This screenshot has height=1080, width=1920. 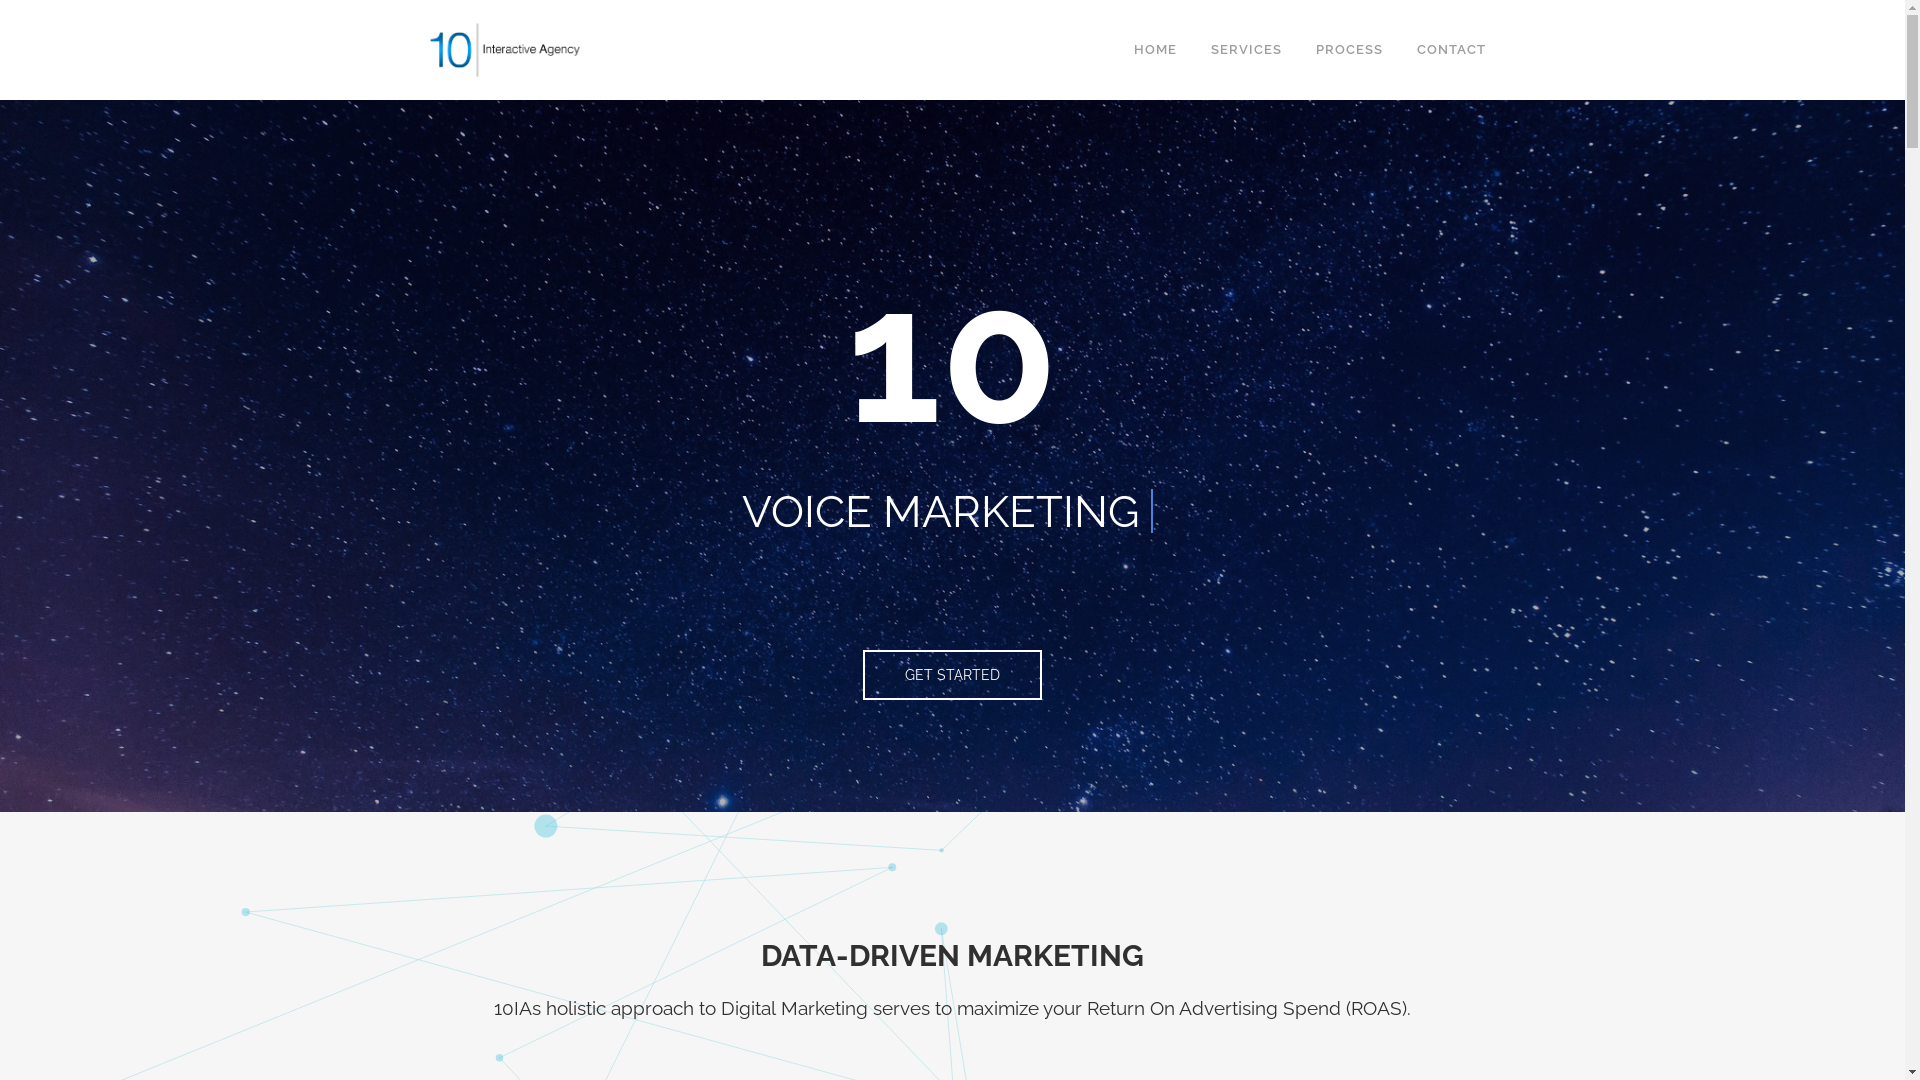 I want to click on 'HOME', so click(x=1154, y=49).